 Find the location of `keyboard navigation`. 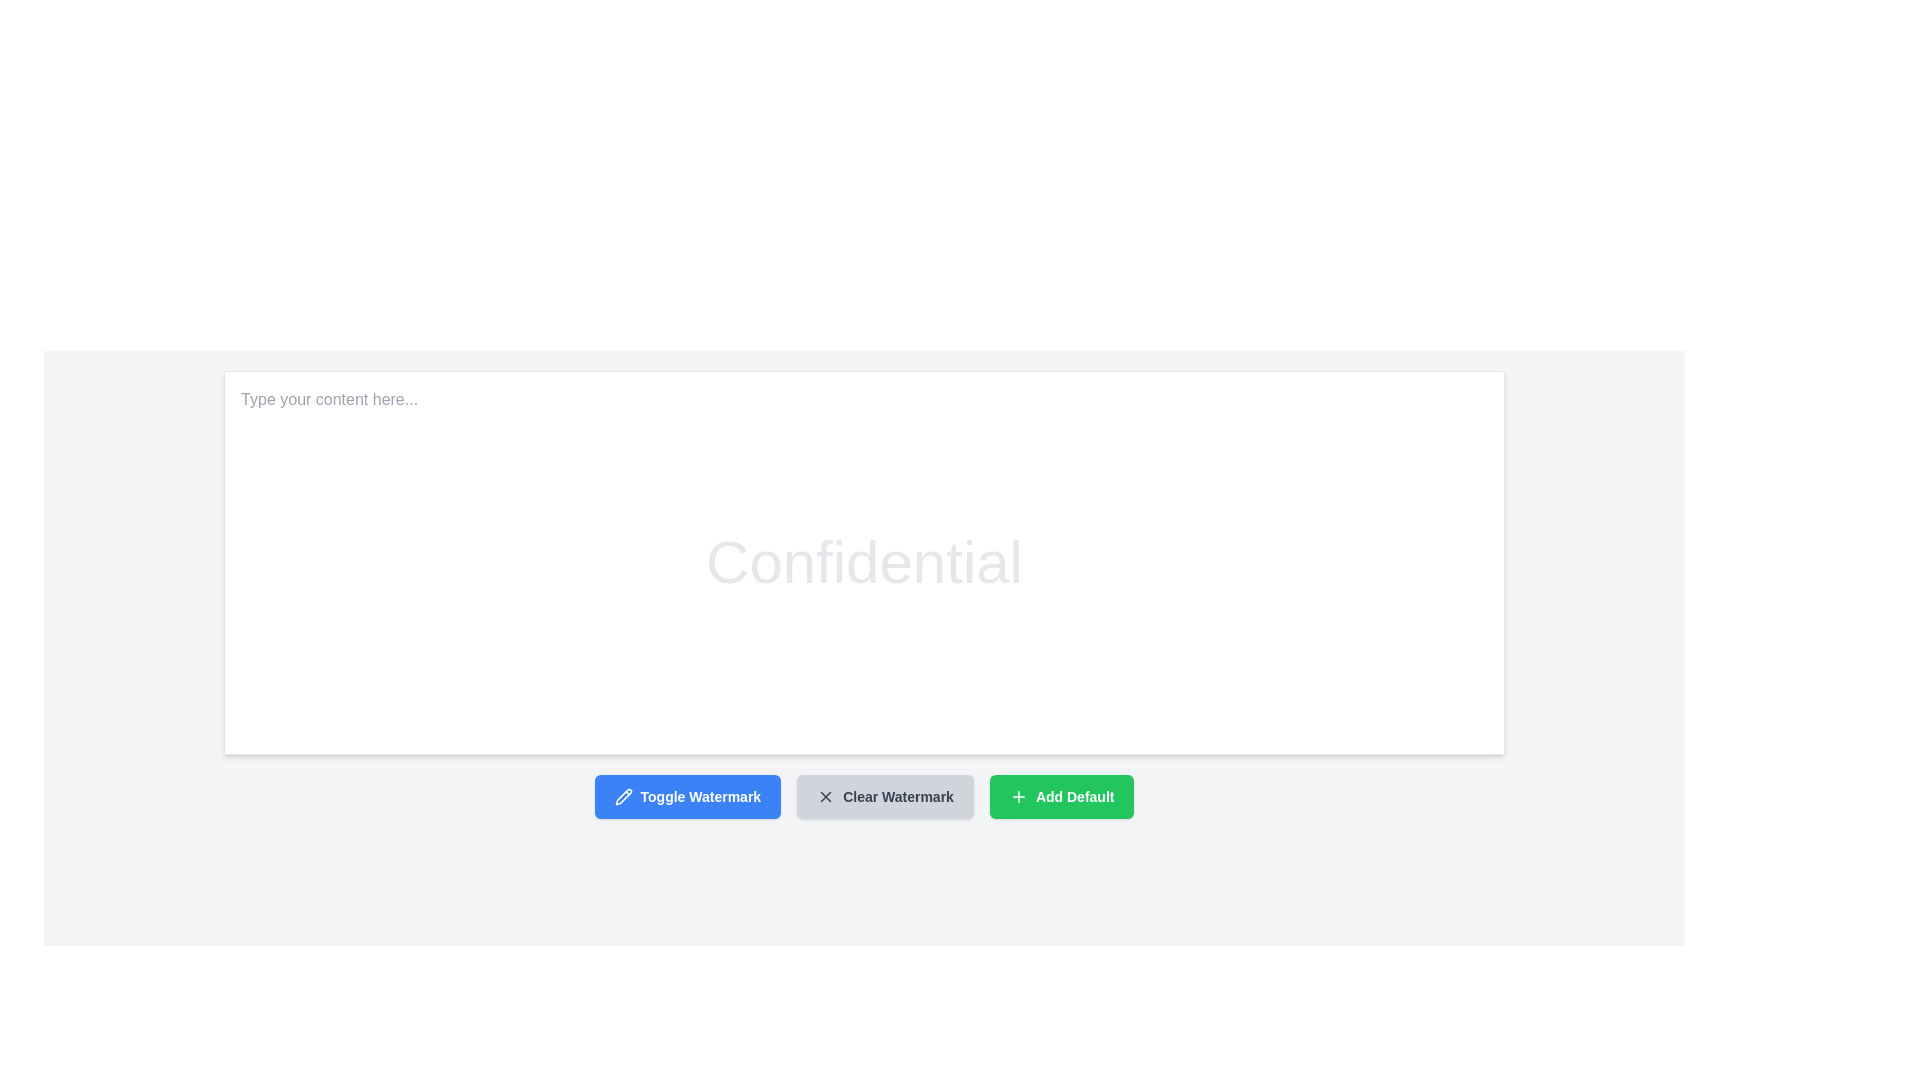

keyboard navigation is located at coordinates (884, 796).